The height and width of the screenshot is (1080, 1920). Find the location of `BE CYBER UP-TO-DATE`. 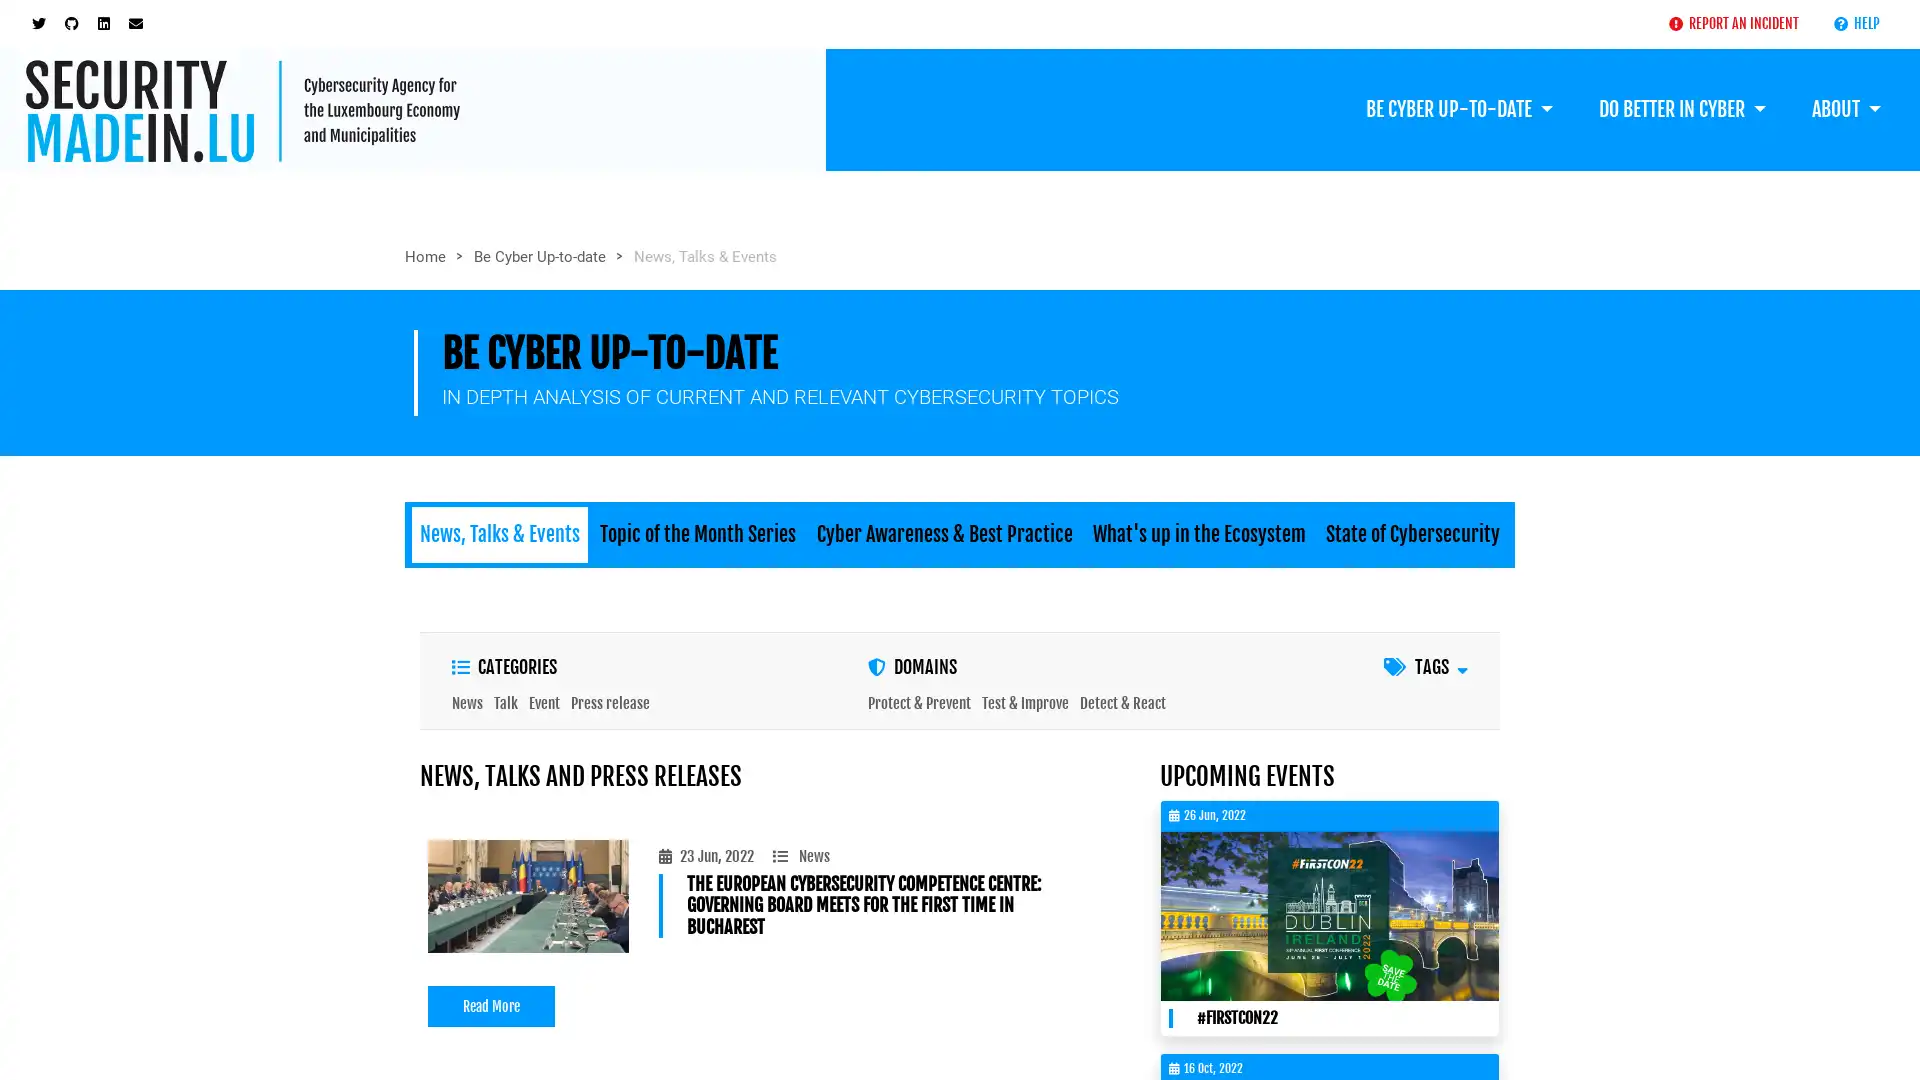

BE CYBER UP-TO-DATE is located at coordinates (1458, 108).